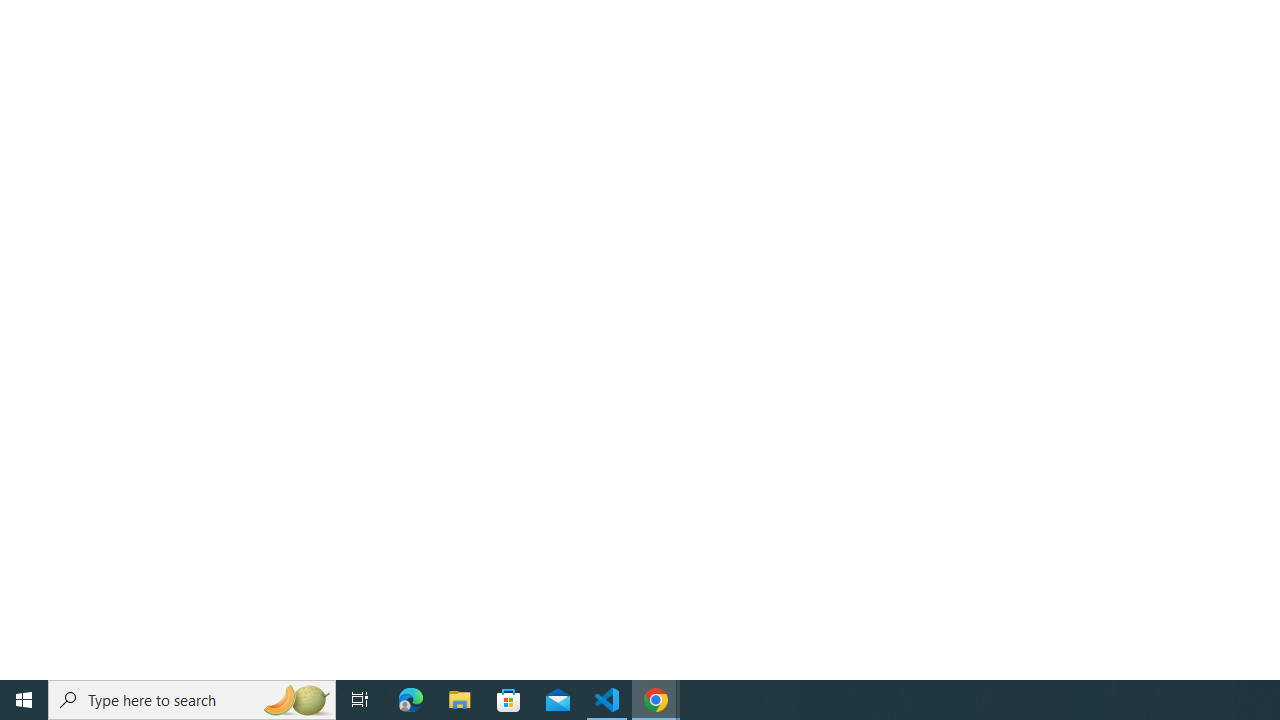 Image resolution: width=1280 pixels, height=720 pixels. Describe the element at coordinates (24, 698) in the screenshot. I see `'Start'` at that location.